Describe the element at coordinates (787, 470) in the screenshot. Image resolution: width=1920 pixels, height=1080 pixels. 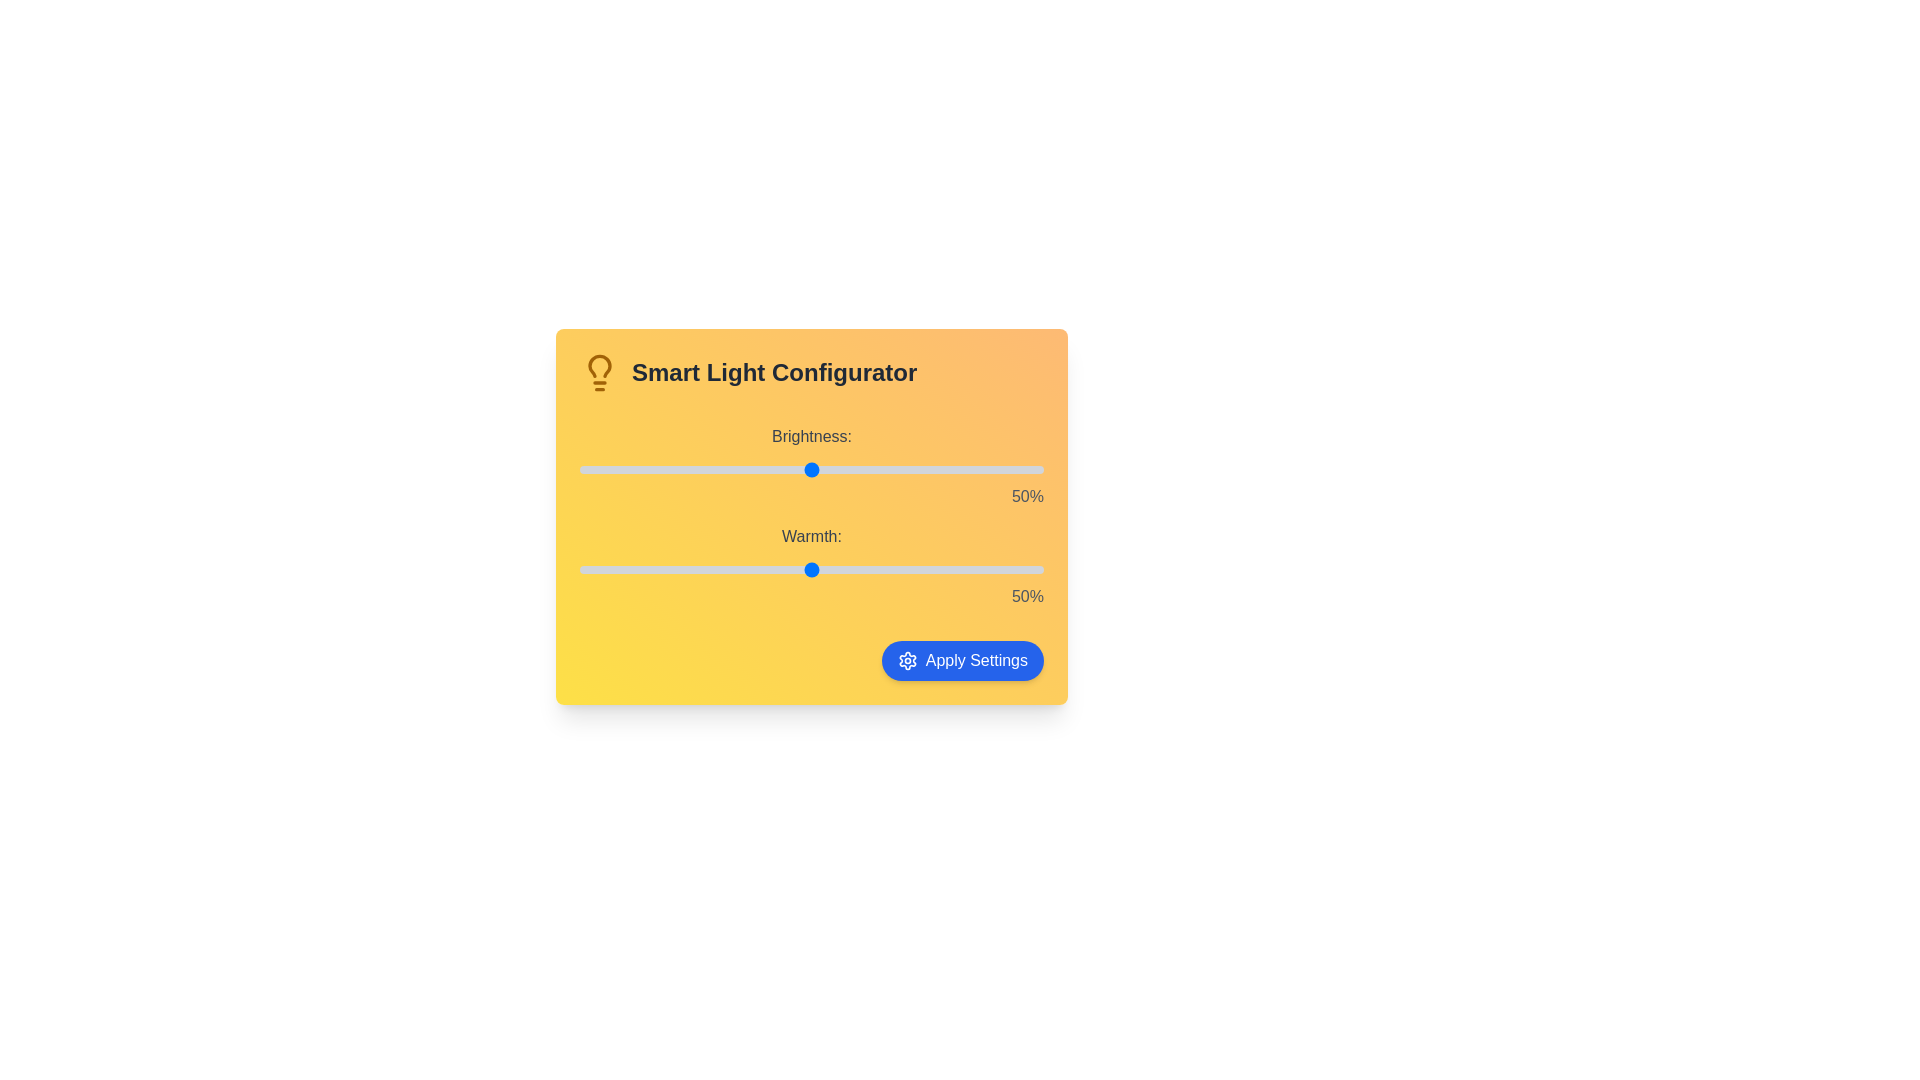
I see `the brightness` at that location.